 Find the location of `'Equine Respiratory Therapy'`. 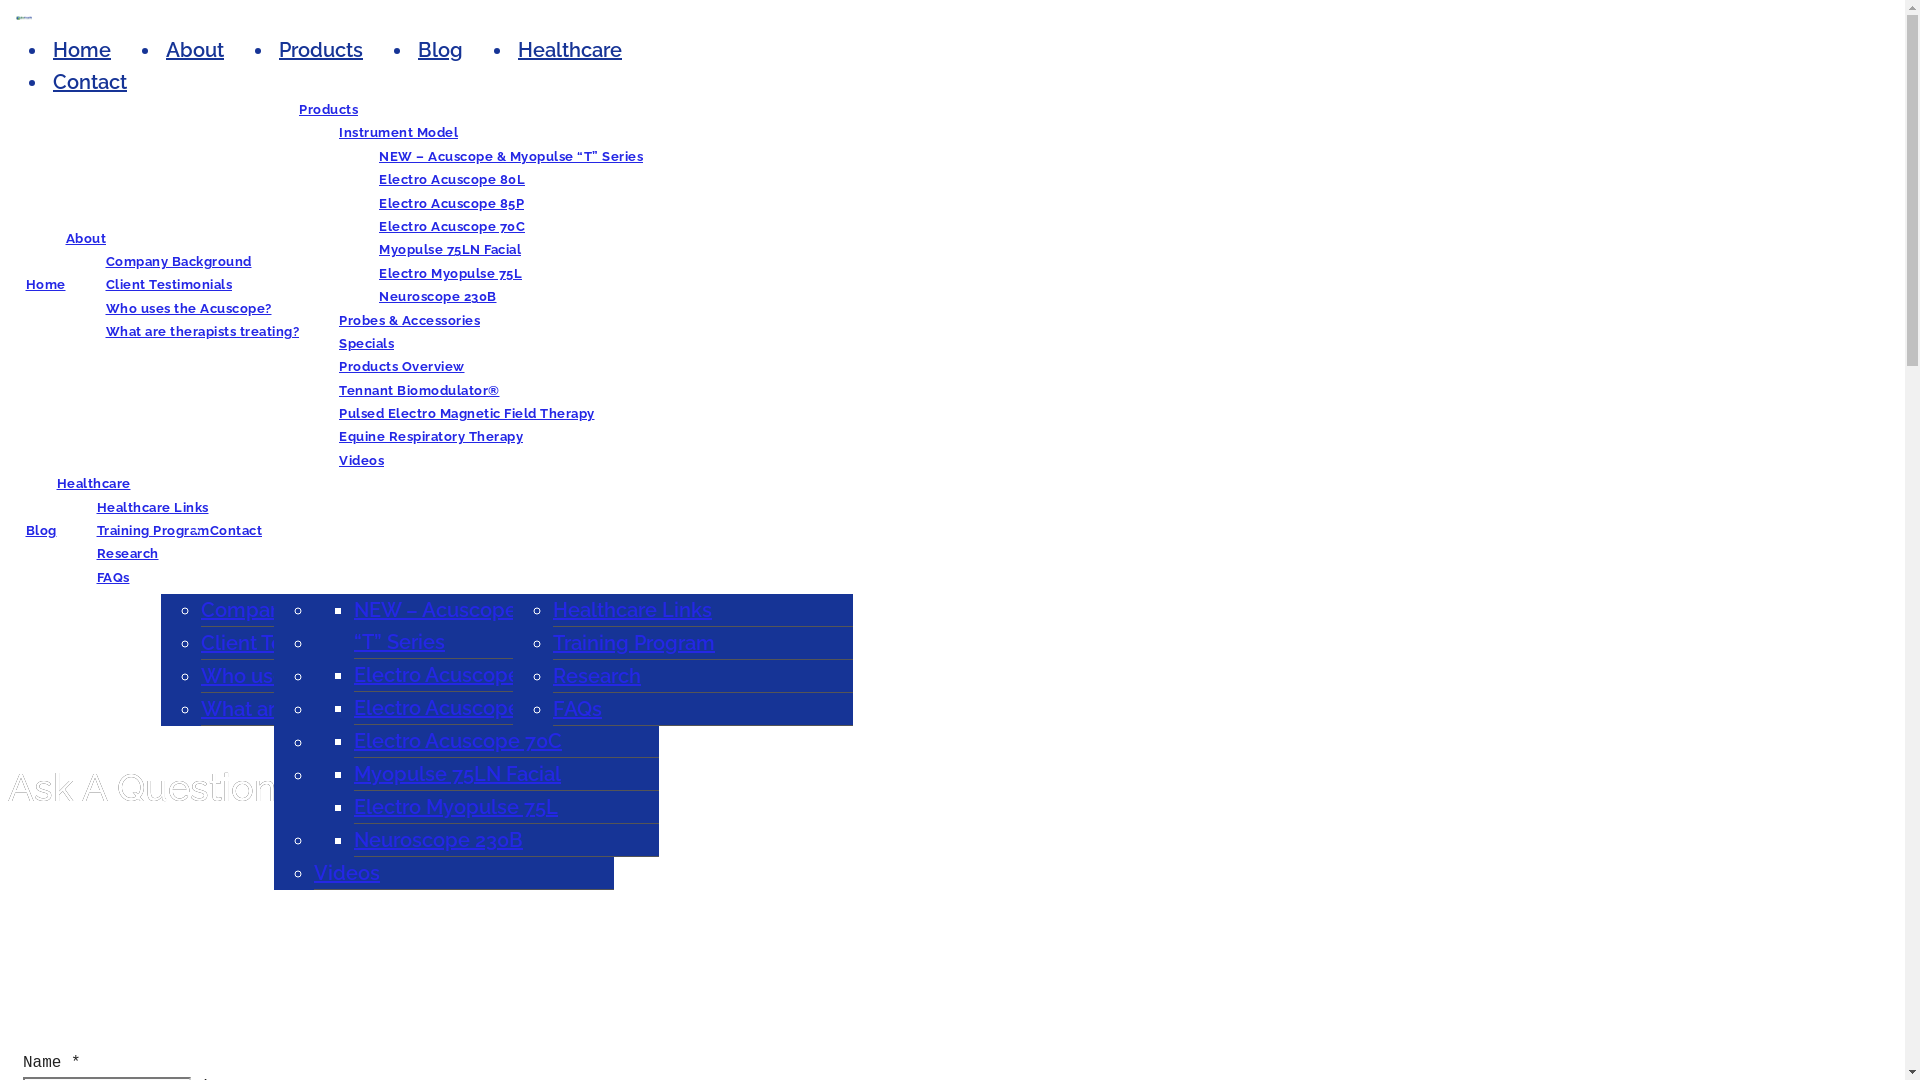

'Equine Respiratory Therapy' is located at coordinates (430, 435).